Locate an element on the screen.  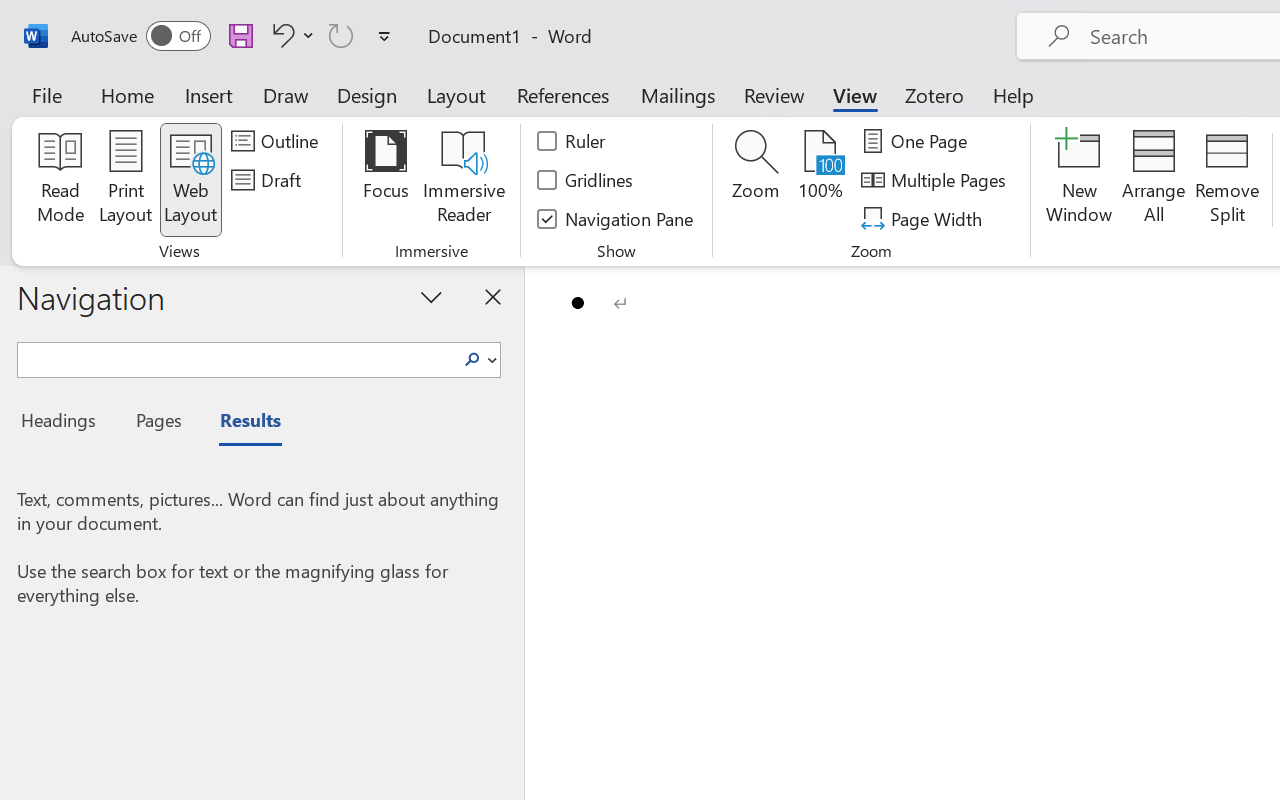
'Undo Bullet Default' is located at coordinates (279, 34).